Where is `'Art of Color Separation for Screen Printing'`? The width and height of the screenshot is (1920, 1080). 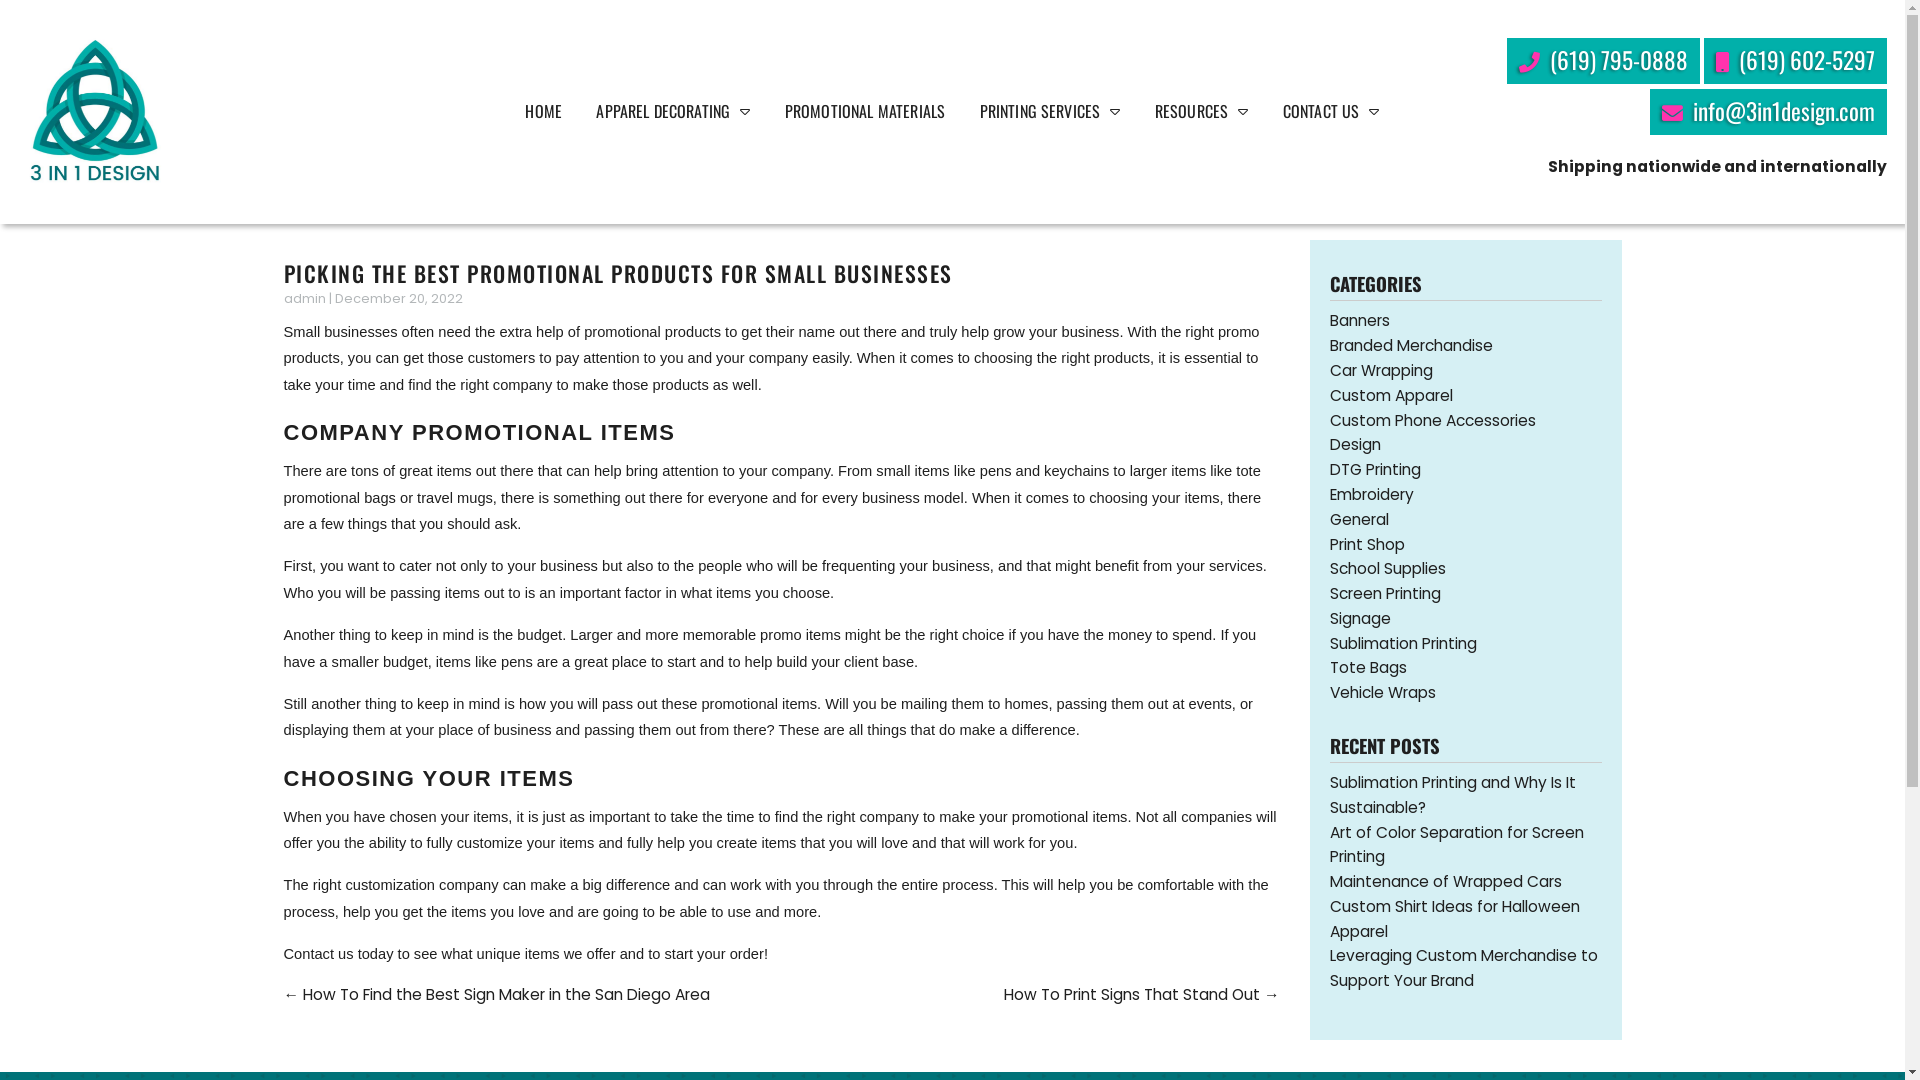 'Art of Color Separation for Screen Printing' is located at coordinates (1457, 844).